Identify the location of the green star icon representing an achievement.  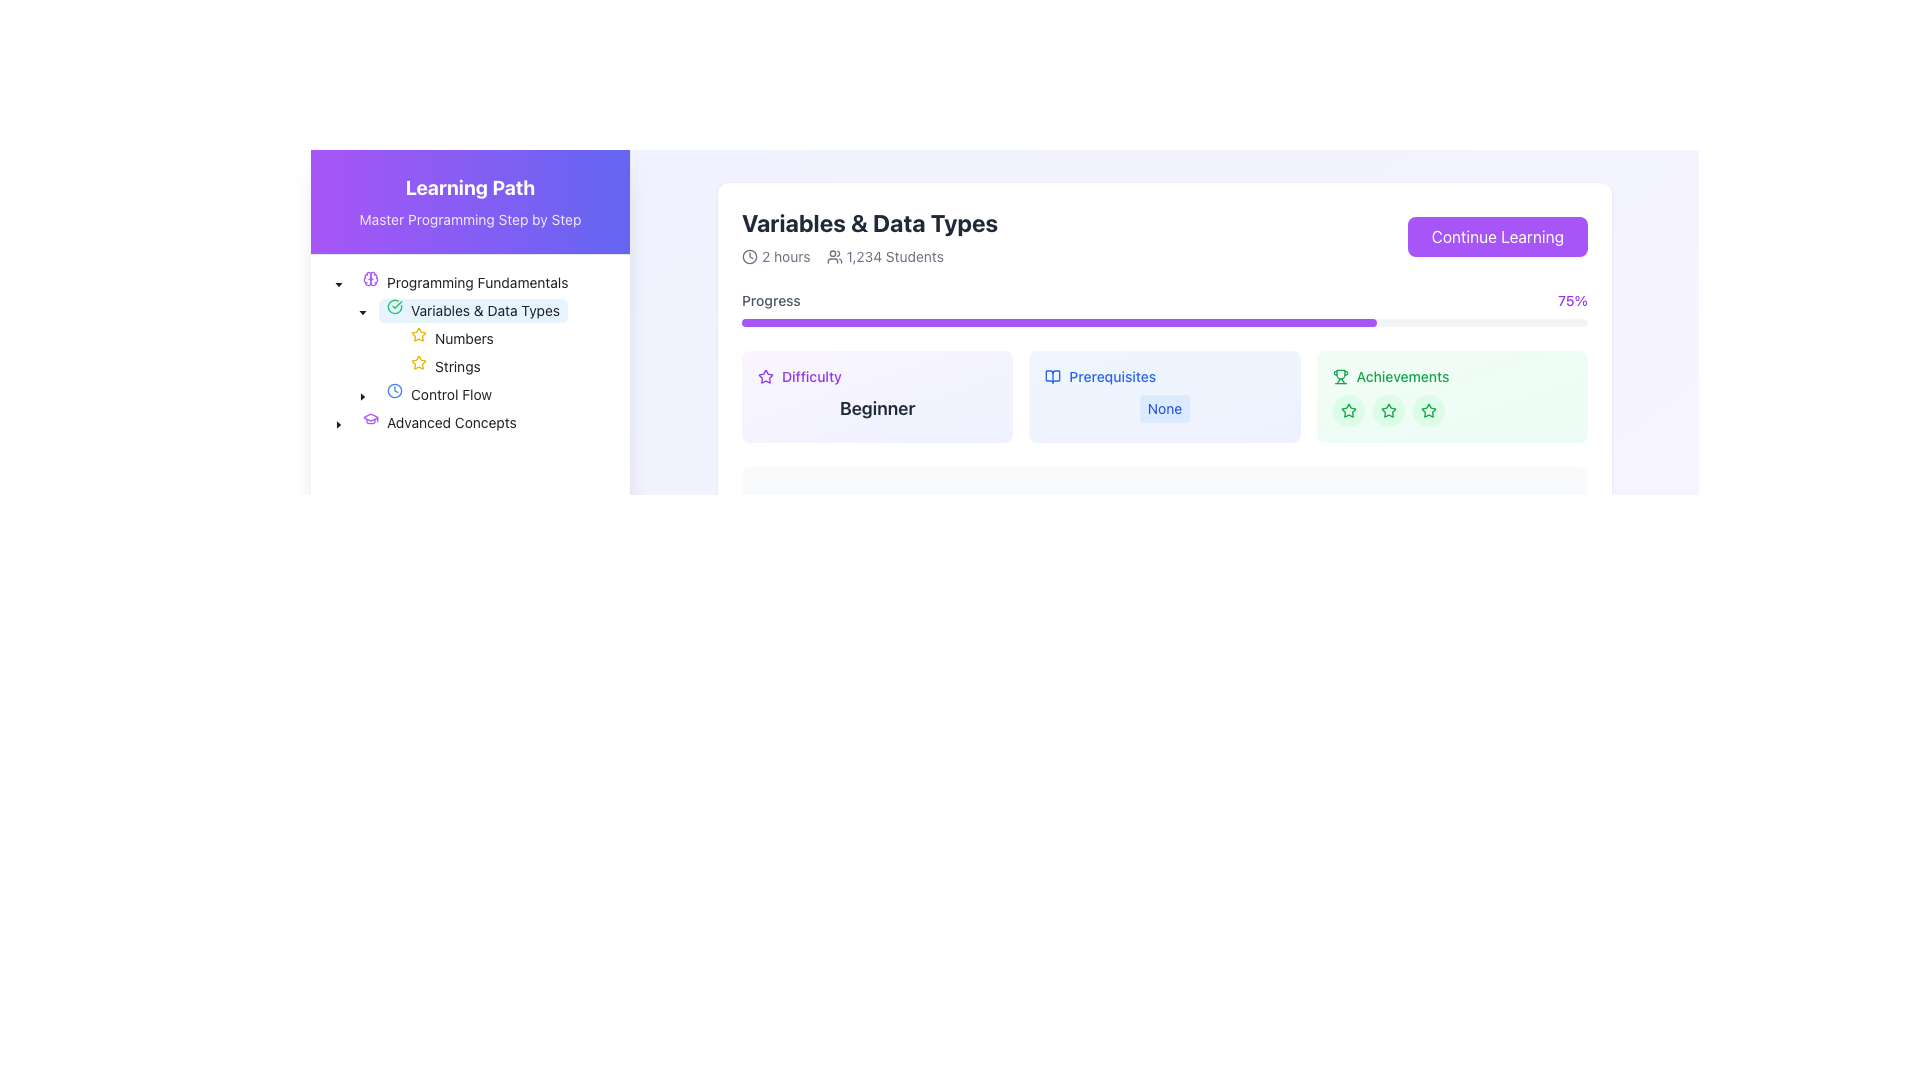
(1387, 409).